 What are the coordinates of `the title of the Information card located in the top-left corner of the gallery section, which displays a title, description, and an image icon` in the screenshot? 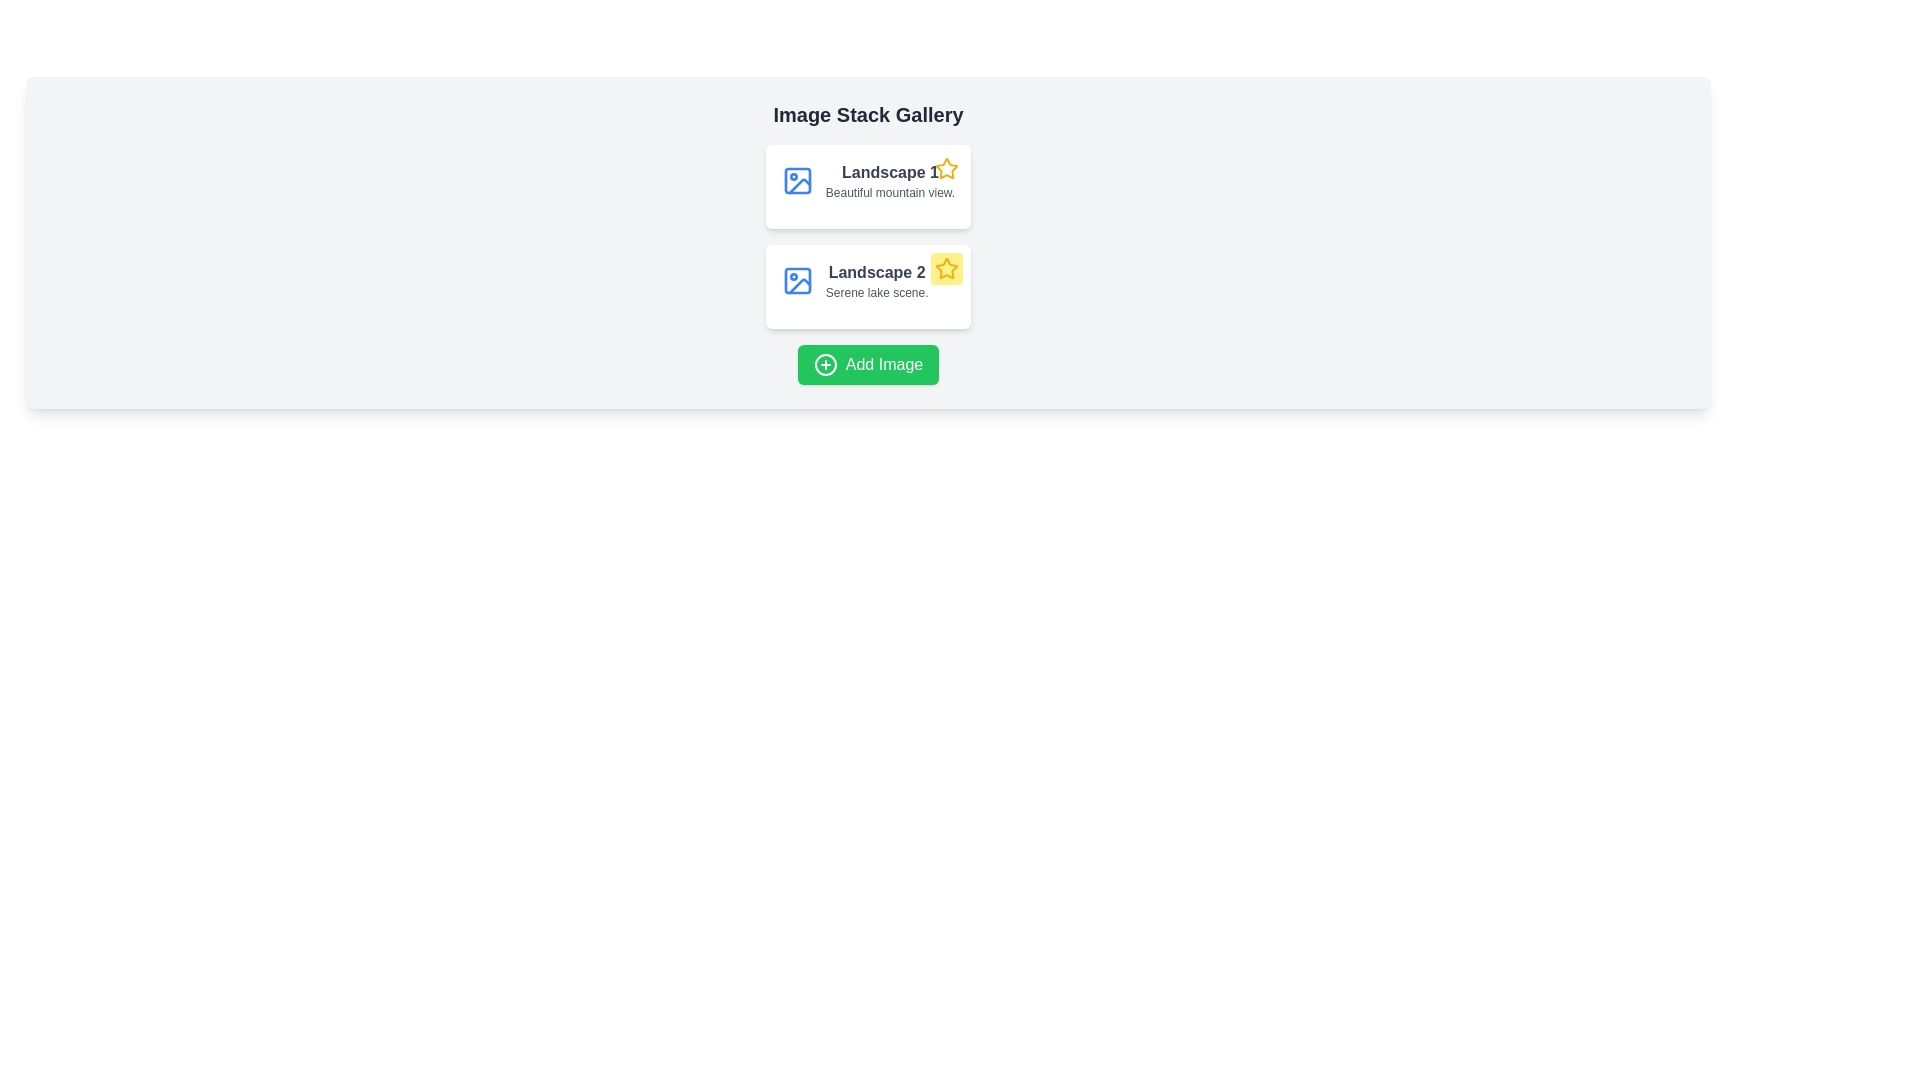 It's located at (868, 181).